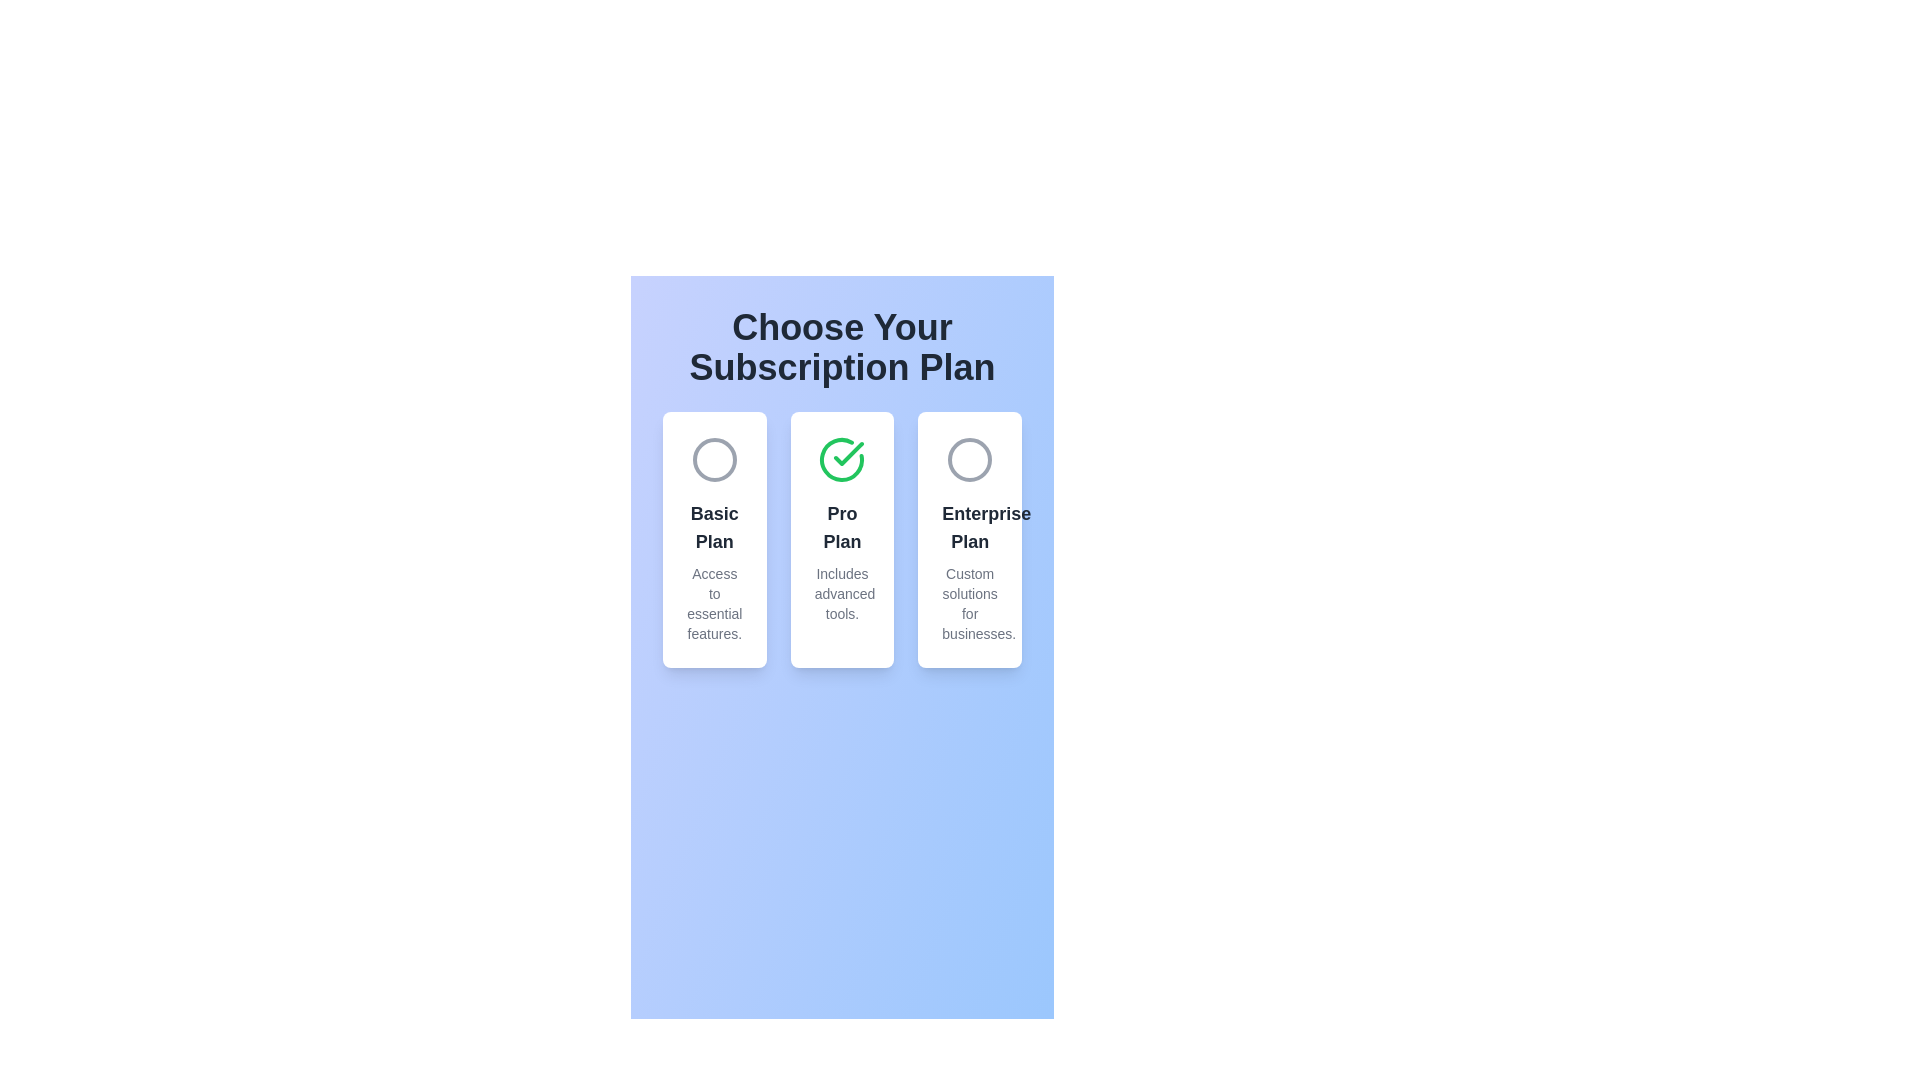 Image resolution: width=1920 pixels, height=1080 pixels. What do you see at coordinates (970, 459) in the screenshot?
I see `the plan identified by Enterprise Plan` at bounding box center [970, 459].